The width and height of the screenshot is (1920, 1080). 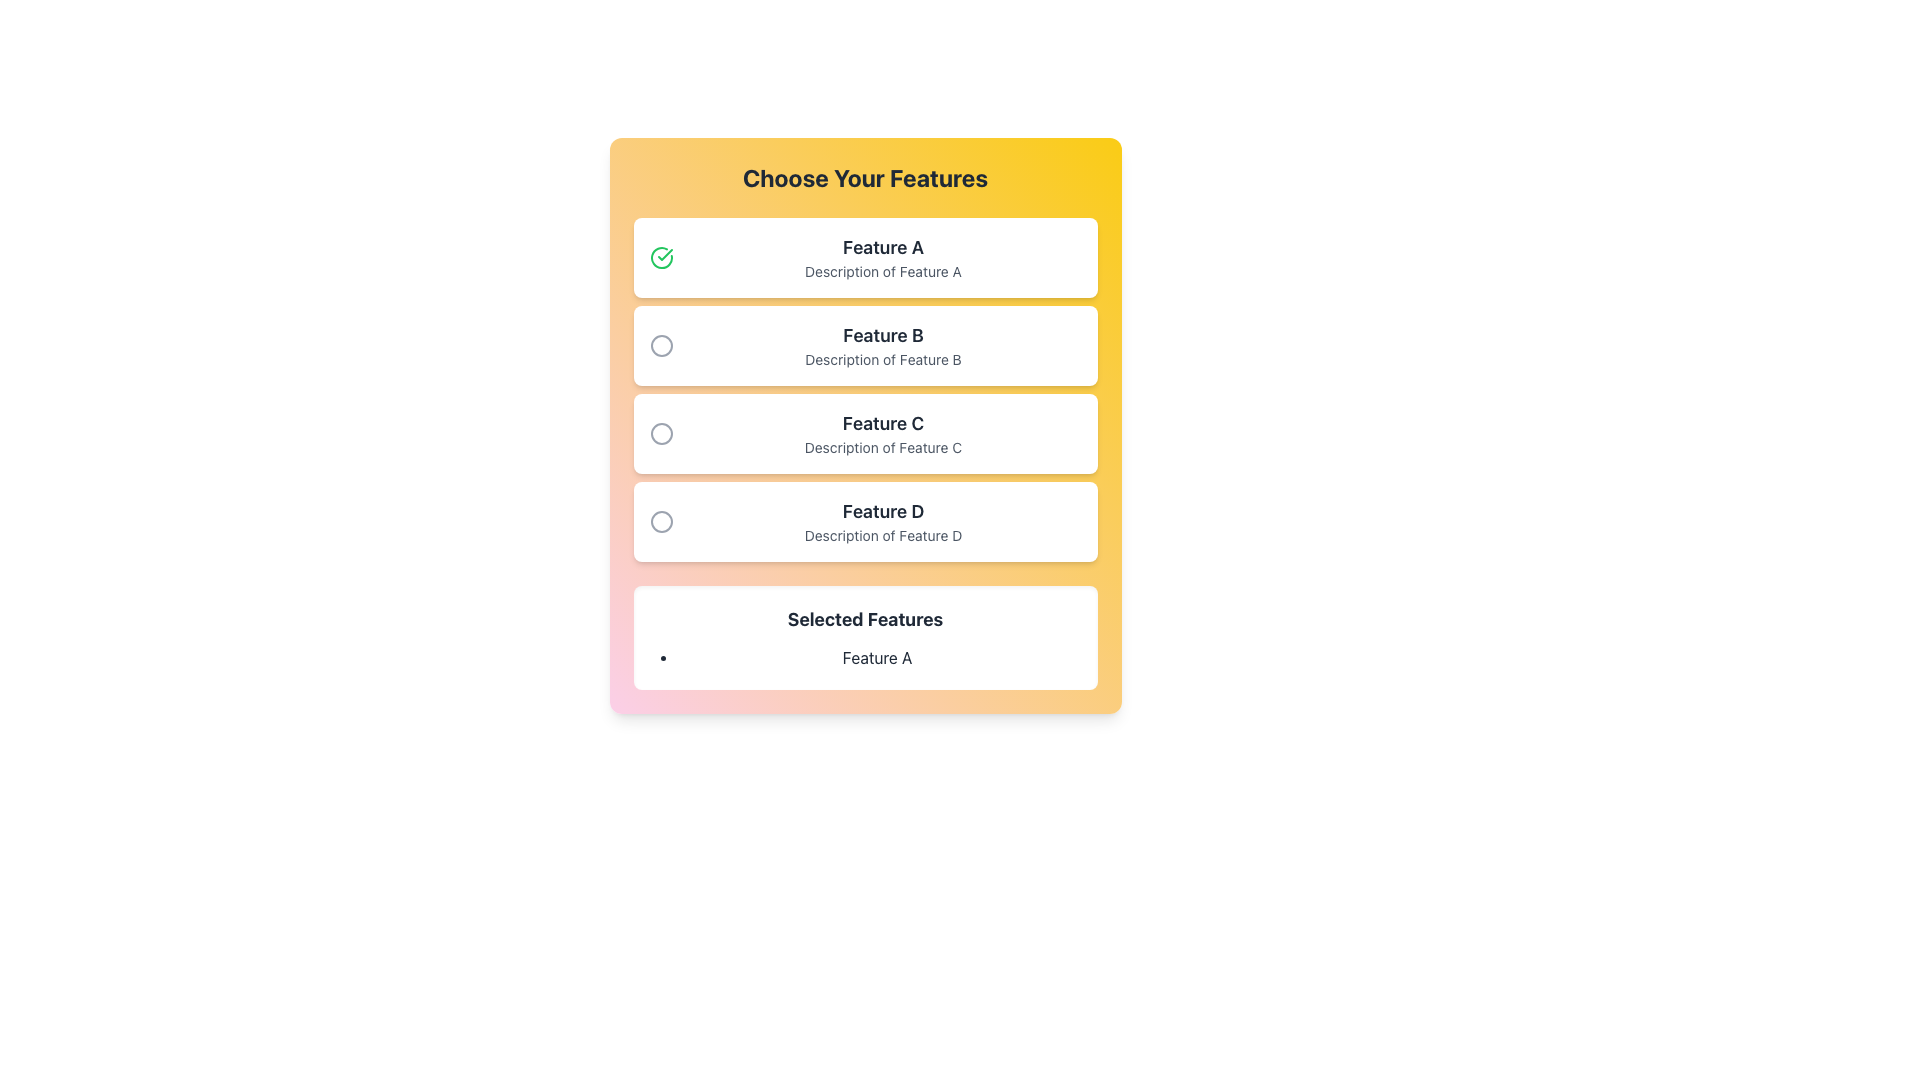 I want to click on the Text Label that describes the feature selection option located in the center of the list labeled 'Choose Your Features', specifically the second item below 'Feature A', so click(x=882, y=334).